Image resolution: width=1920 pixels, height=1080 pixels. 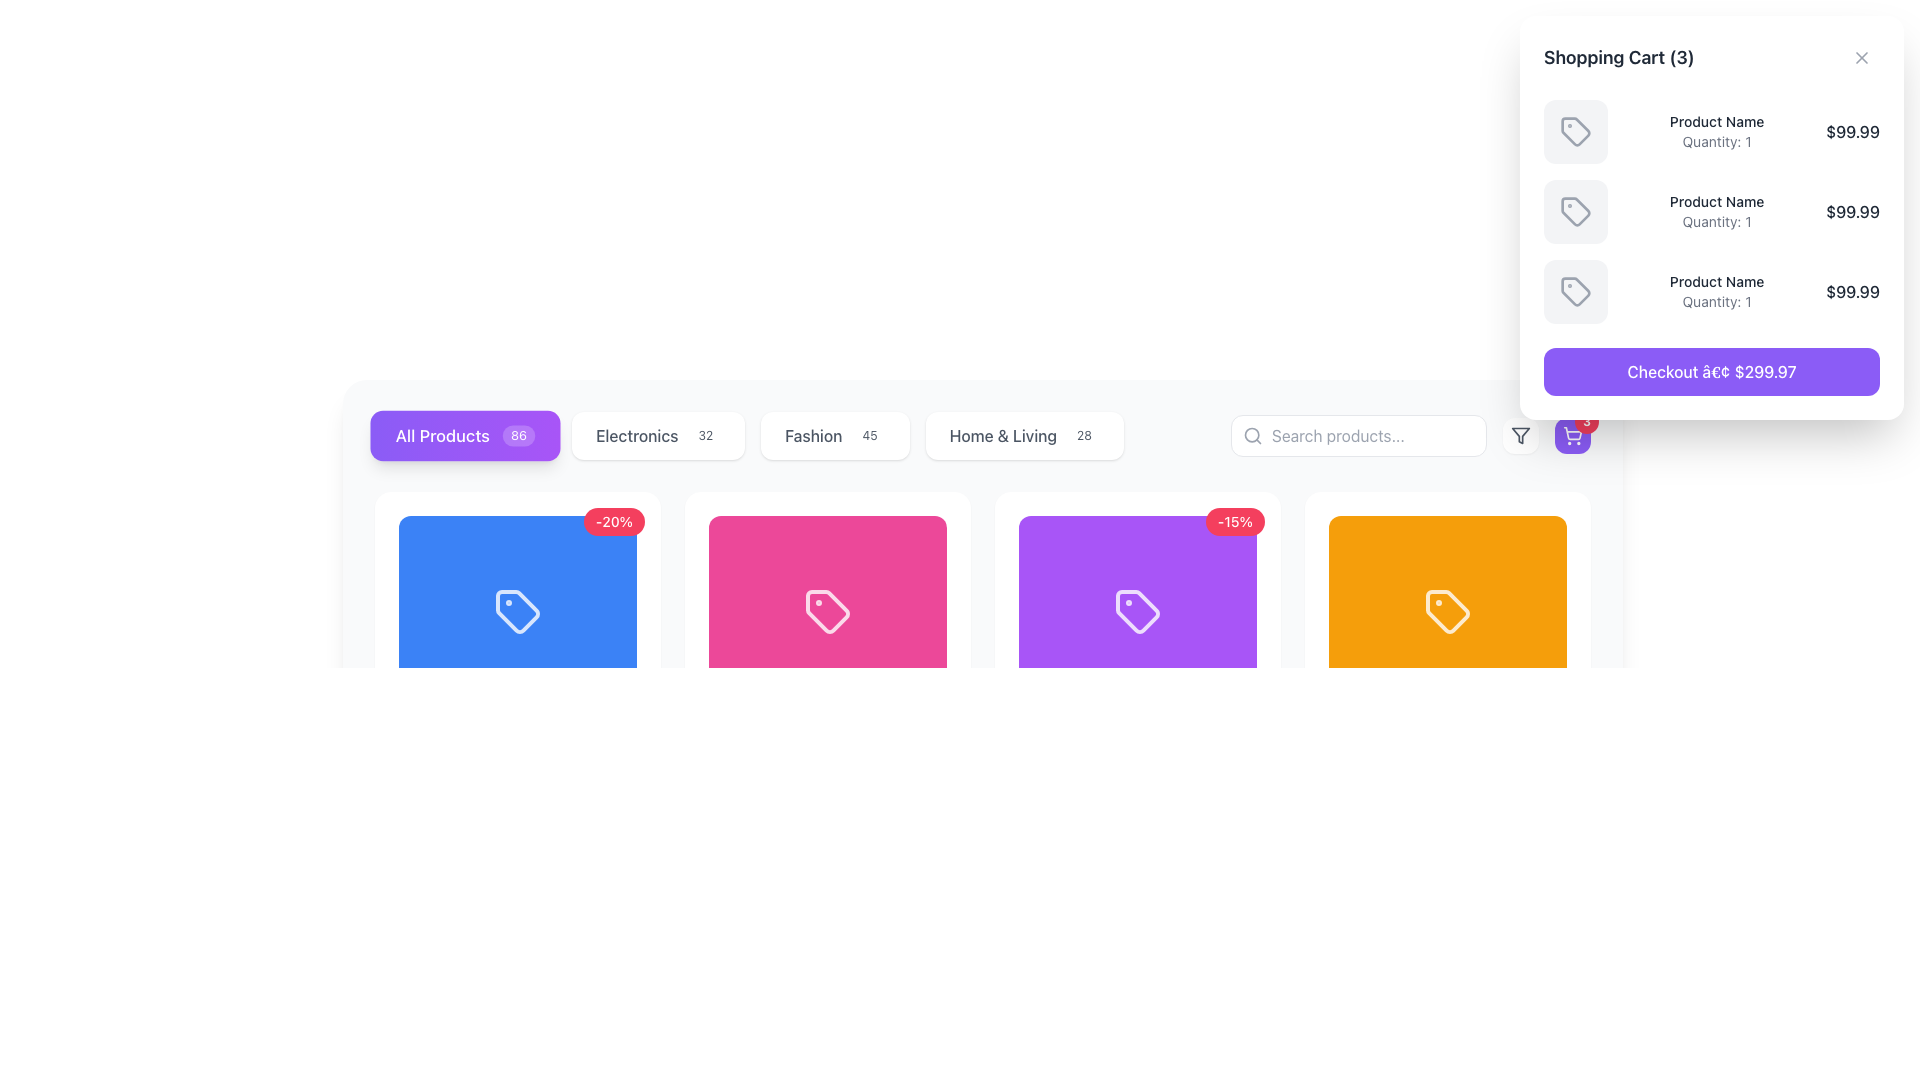 What do you see at coordinates (1137, 674) in the screenshot?
I see `the third product card in the catalog, located in the second row` at bounding box center [1137, 674].